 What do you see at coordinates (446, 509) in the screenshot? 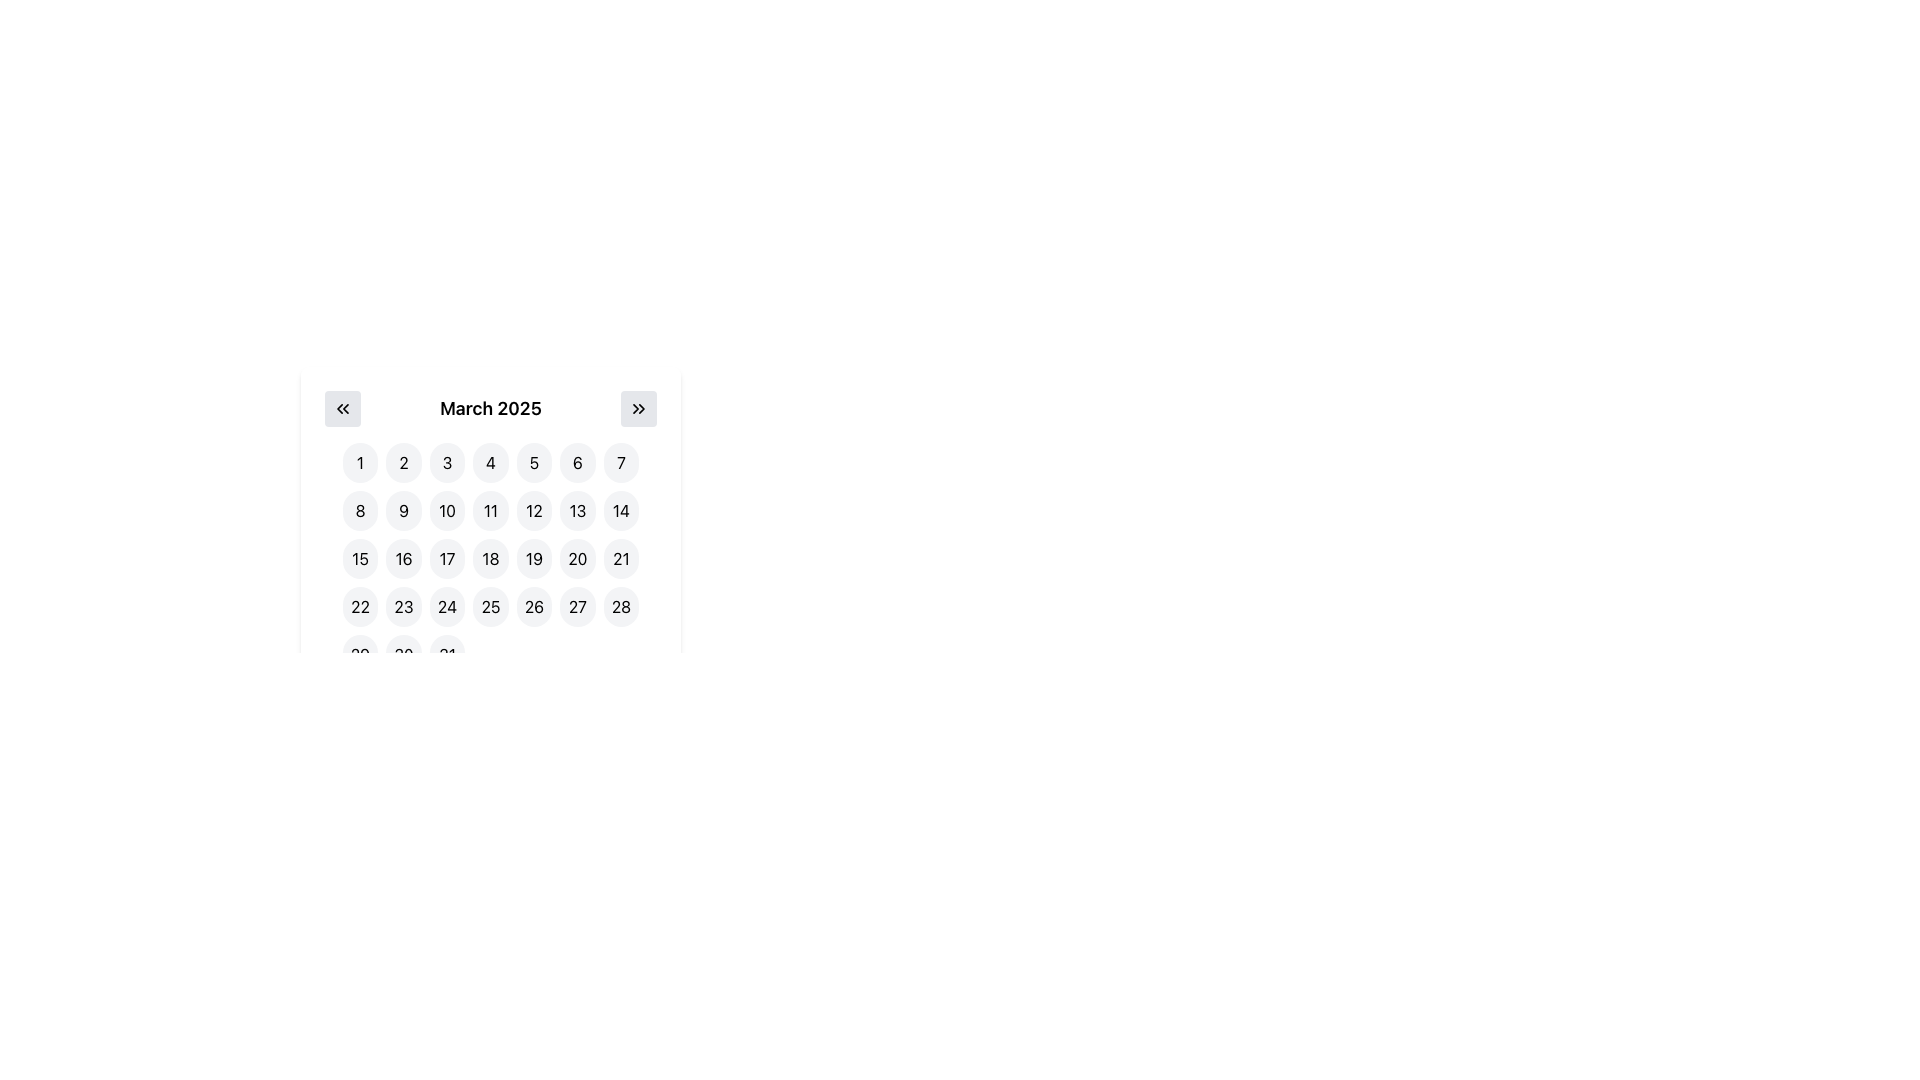
I see `the interactive button representing the date '10' in the calendar interface` at bounding box center [446, 509].